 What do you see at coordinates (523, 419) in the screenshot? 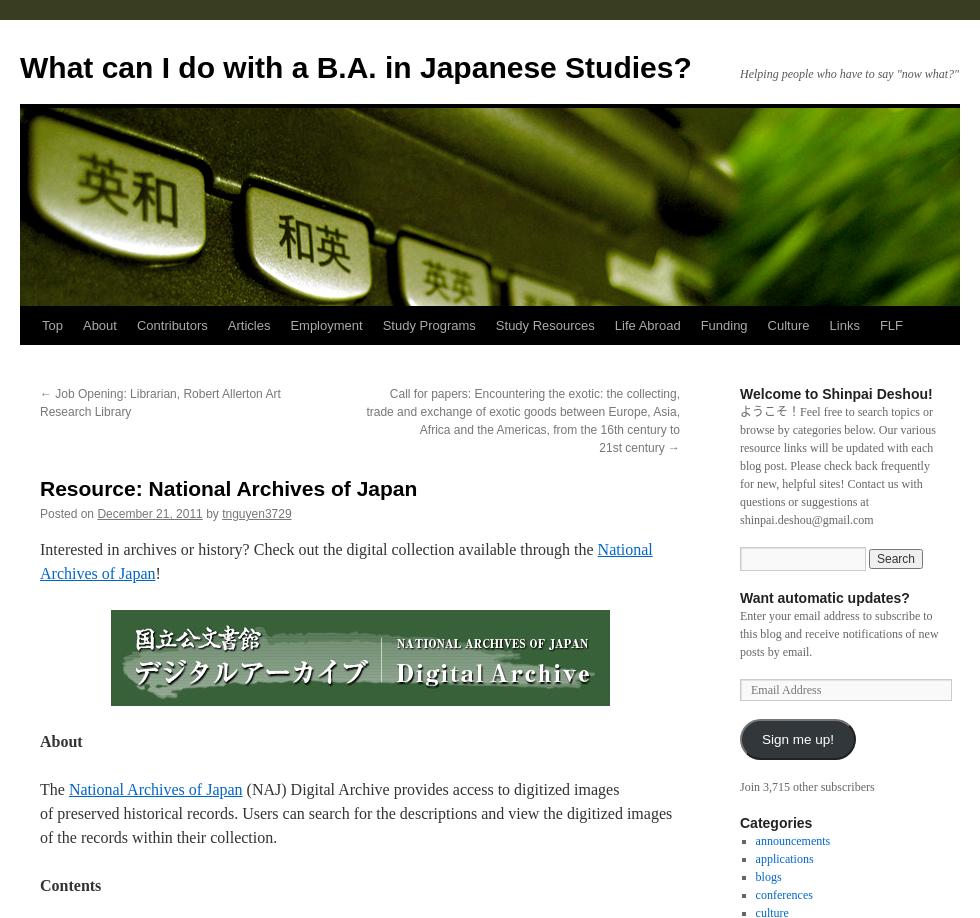
I see `'Call for papers: Encountering the exotic: the collecting, trade and exchange of exotic goods between Europe, Asia, Africa and the Americas, from the 16th century to 21st century'` at bounding box center [523, 419].